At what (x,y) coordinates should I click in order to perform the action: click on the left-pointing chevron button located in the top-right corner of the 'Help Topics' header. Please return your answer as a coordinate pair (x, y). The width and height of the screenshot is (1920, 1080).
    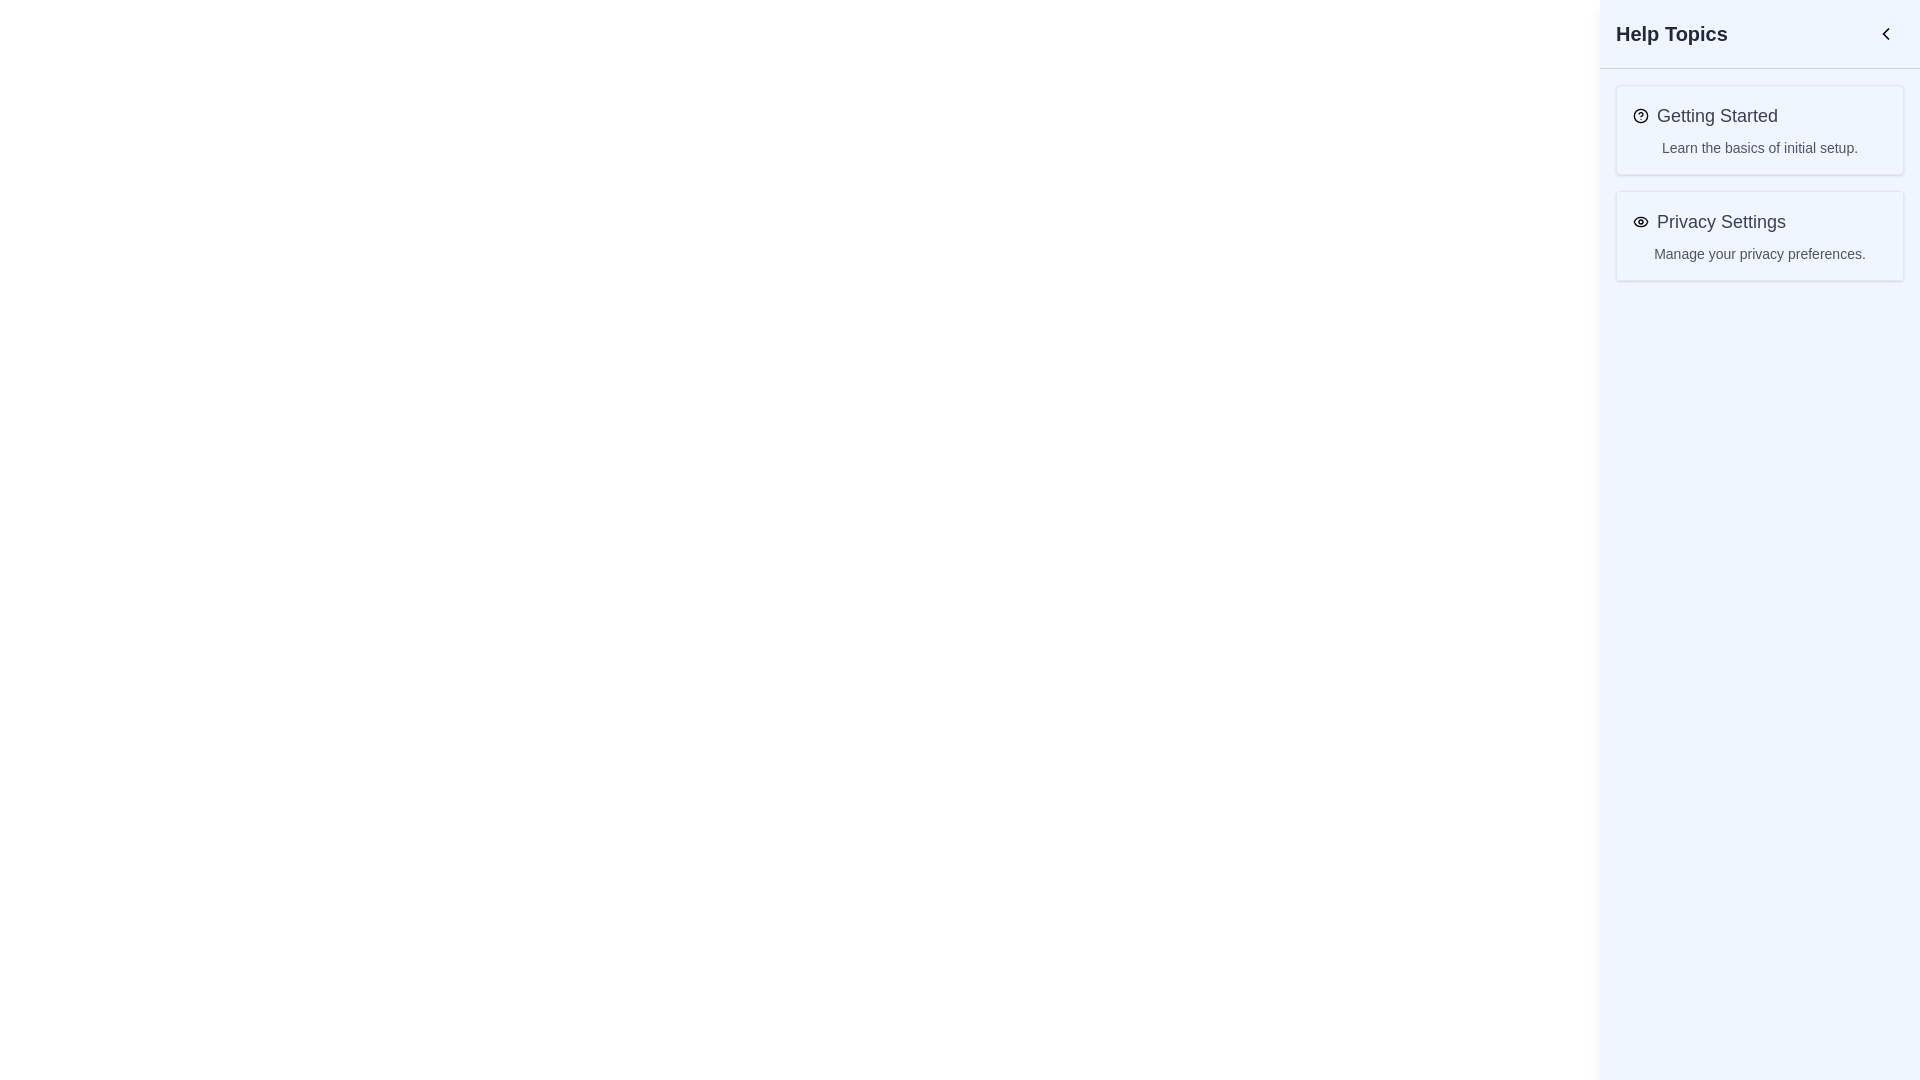
    Looking at the image, I should click on (1885, 34).